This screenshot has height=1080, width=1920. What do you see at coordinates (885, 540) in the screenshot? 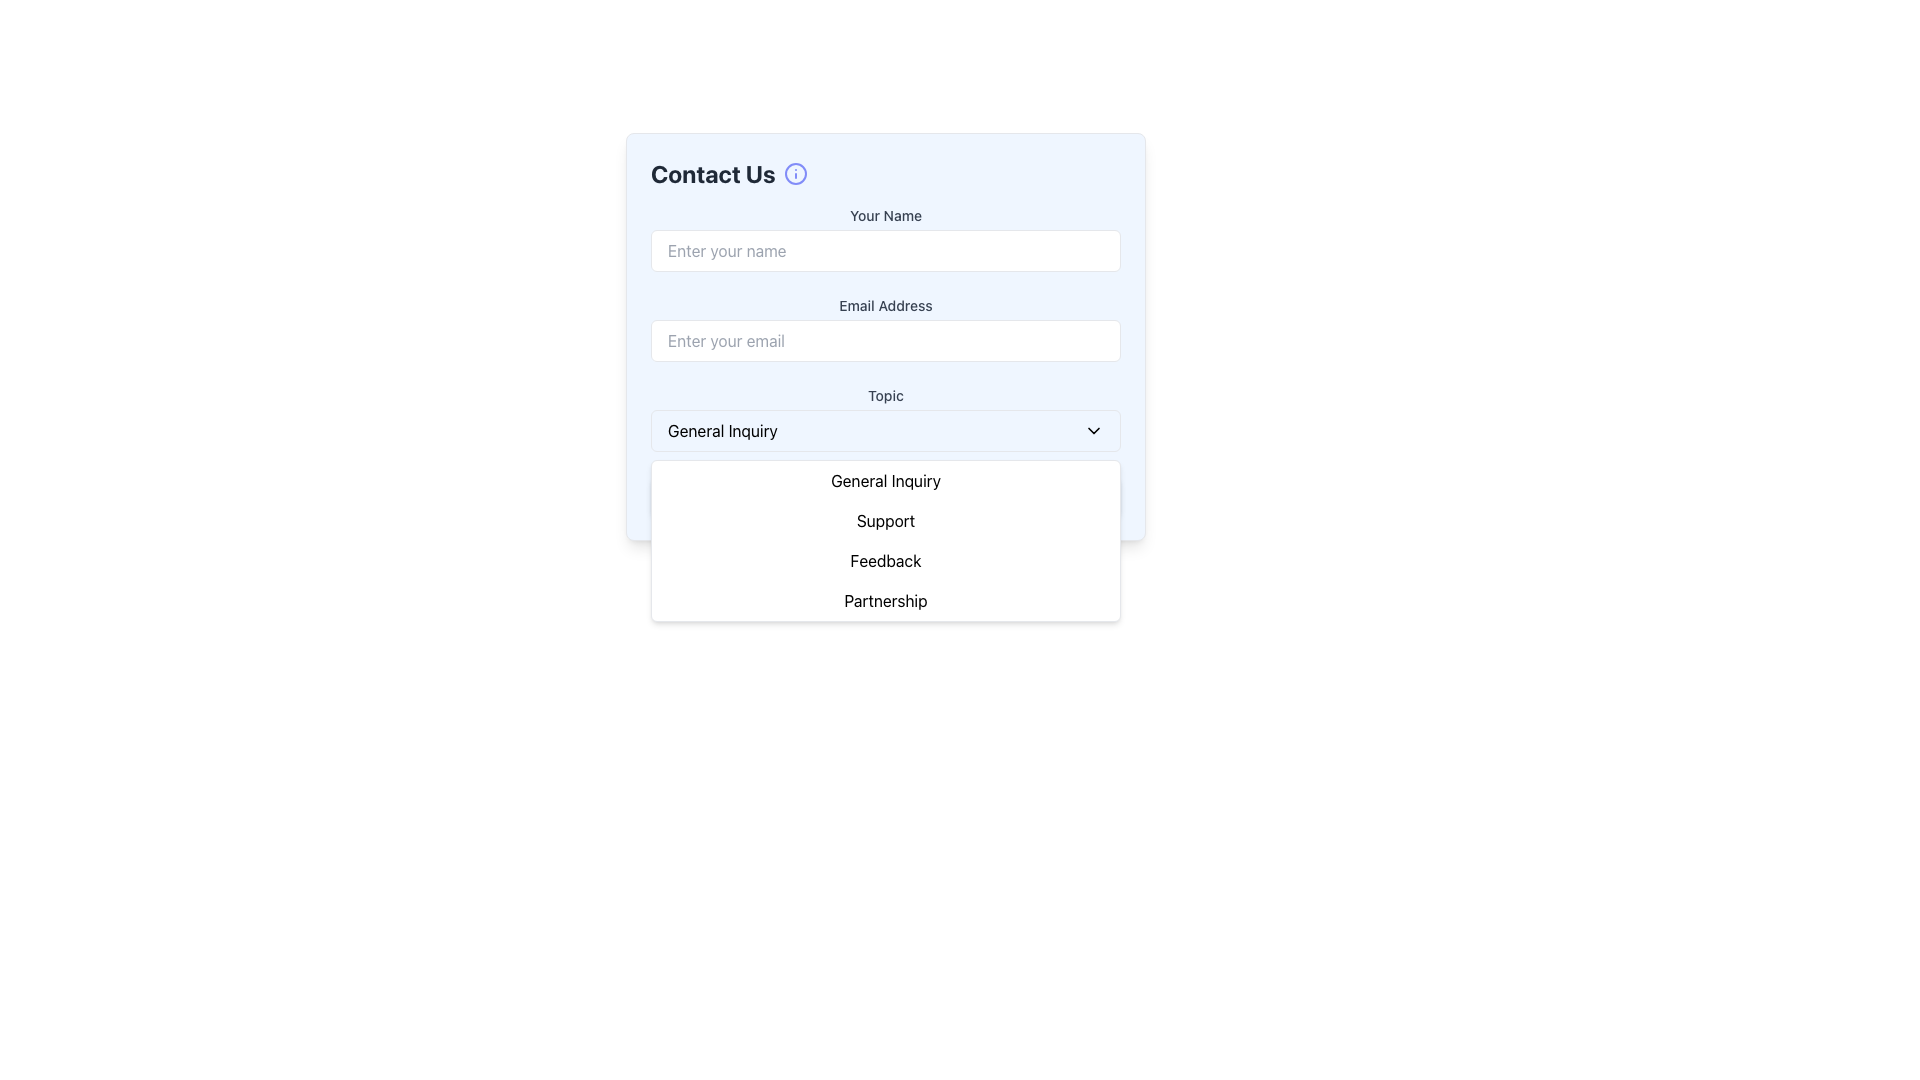
I see `the dropdown menu displaying options such as 'General Inquiry', 'Support', 'Feedback', and 'Partnership', which is located below the 'Topic' input field in the 'Contact Us' form` at bounding box center [885, 540].